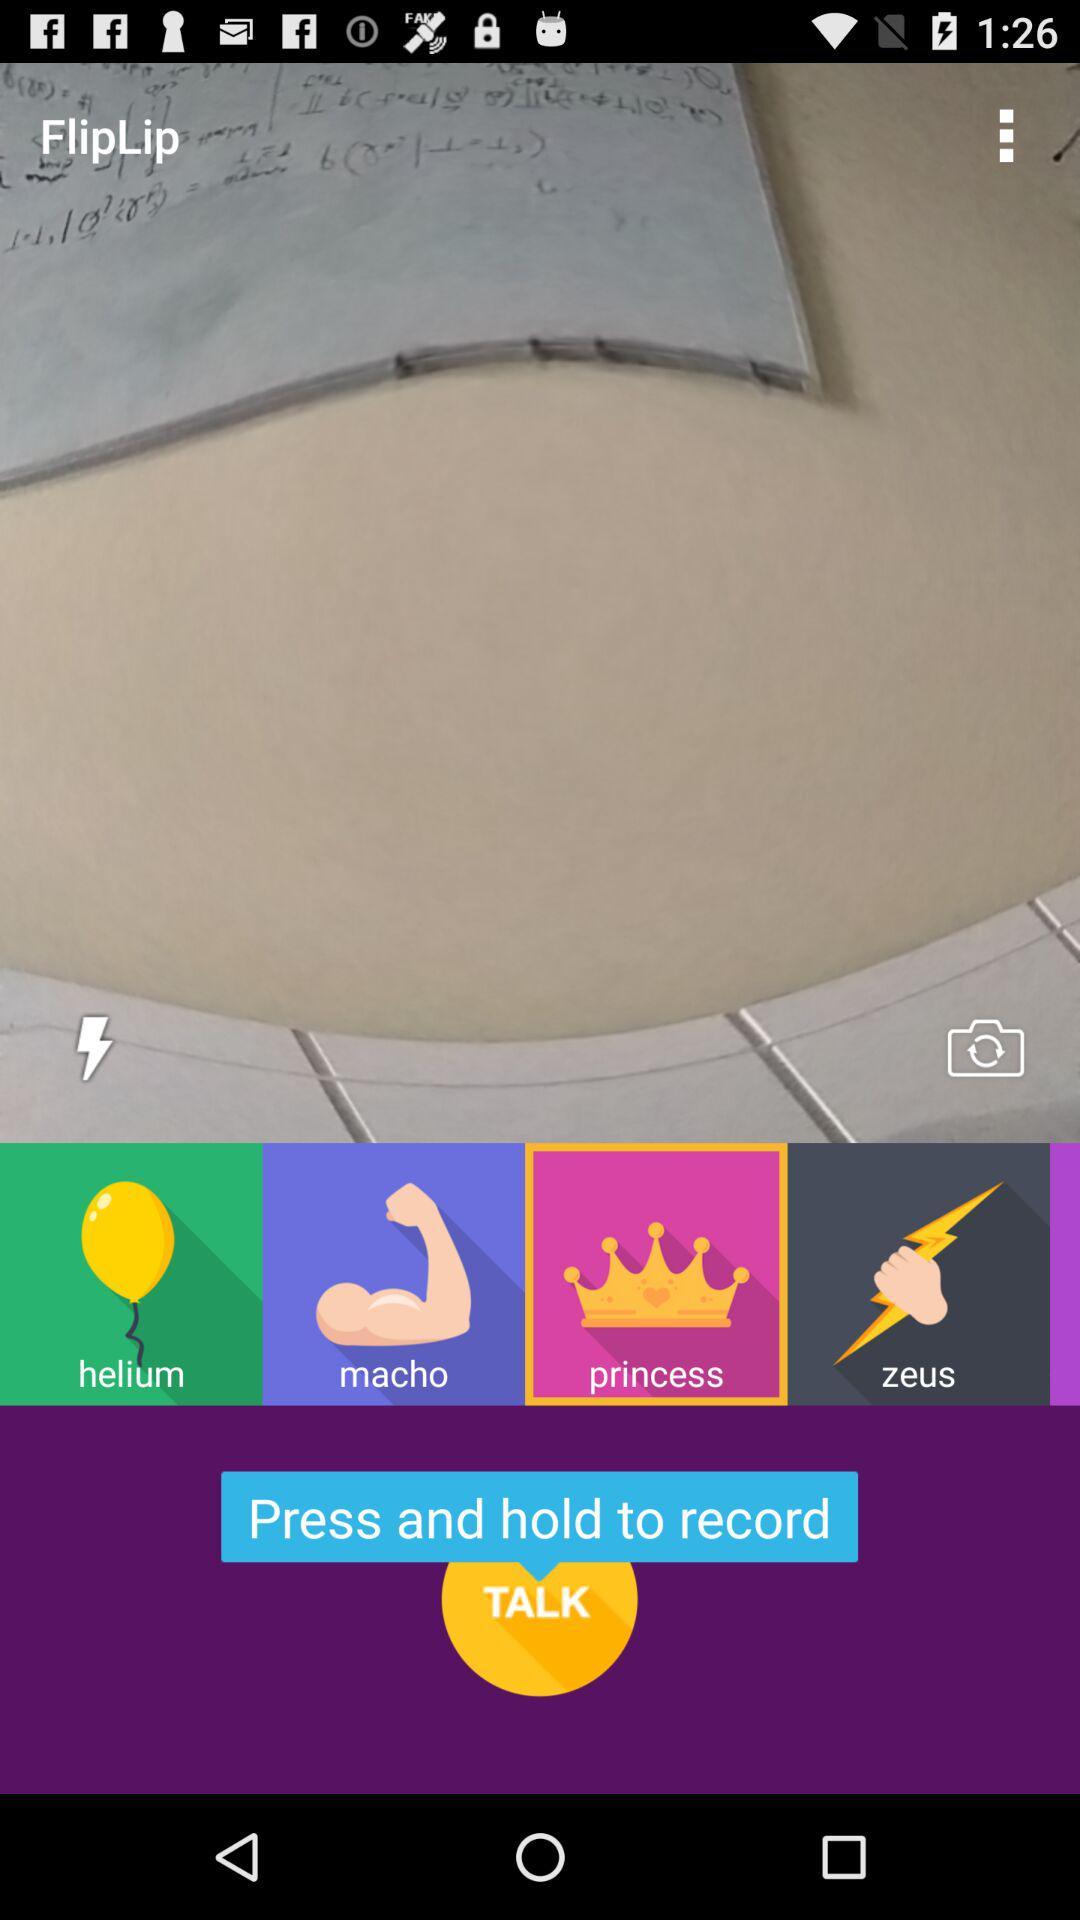 This screenshot has width=1080, height=1920. What do you see at coordinates (1063, 1273) in the screenshot?
I see `item next to the zeus item` at bounding box center [1063, 1273].